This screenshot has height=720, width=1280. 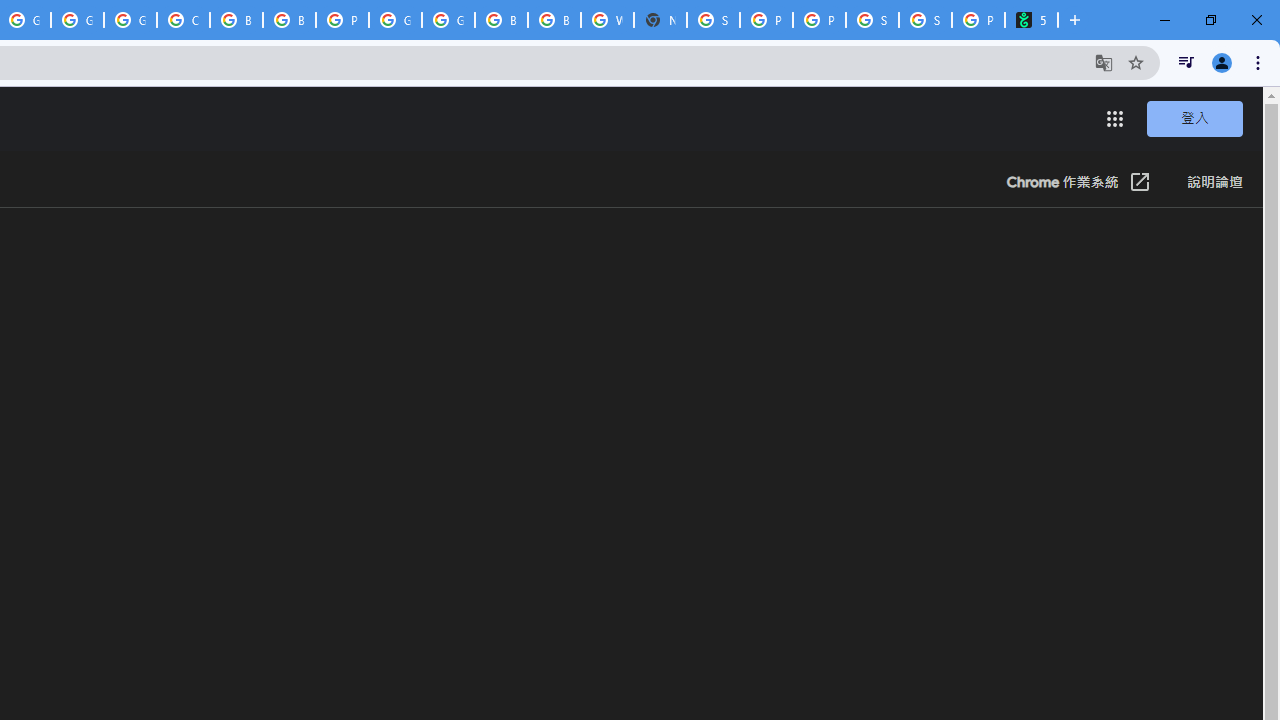 I want to click on 'Control your music, videos, and more', so click(x=1185, y=61).